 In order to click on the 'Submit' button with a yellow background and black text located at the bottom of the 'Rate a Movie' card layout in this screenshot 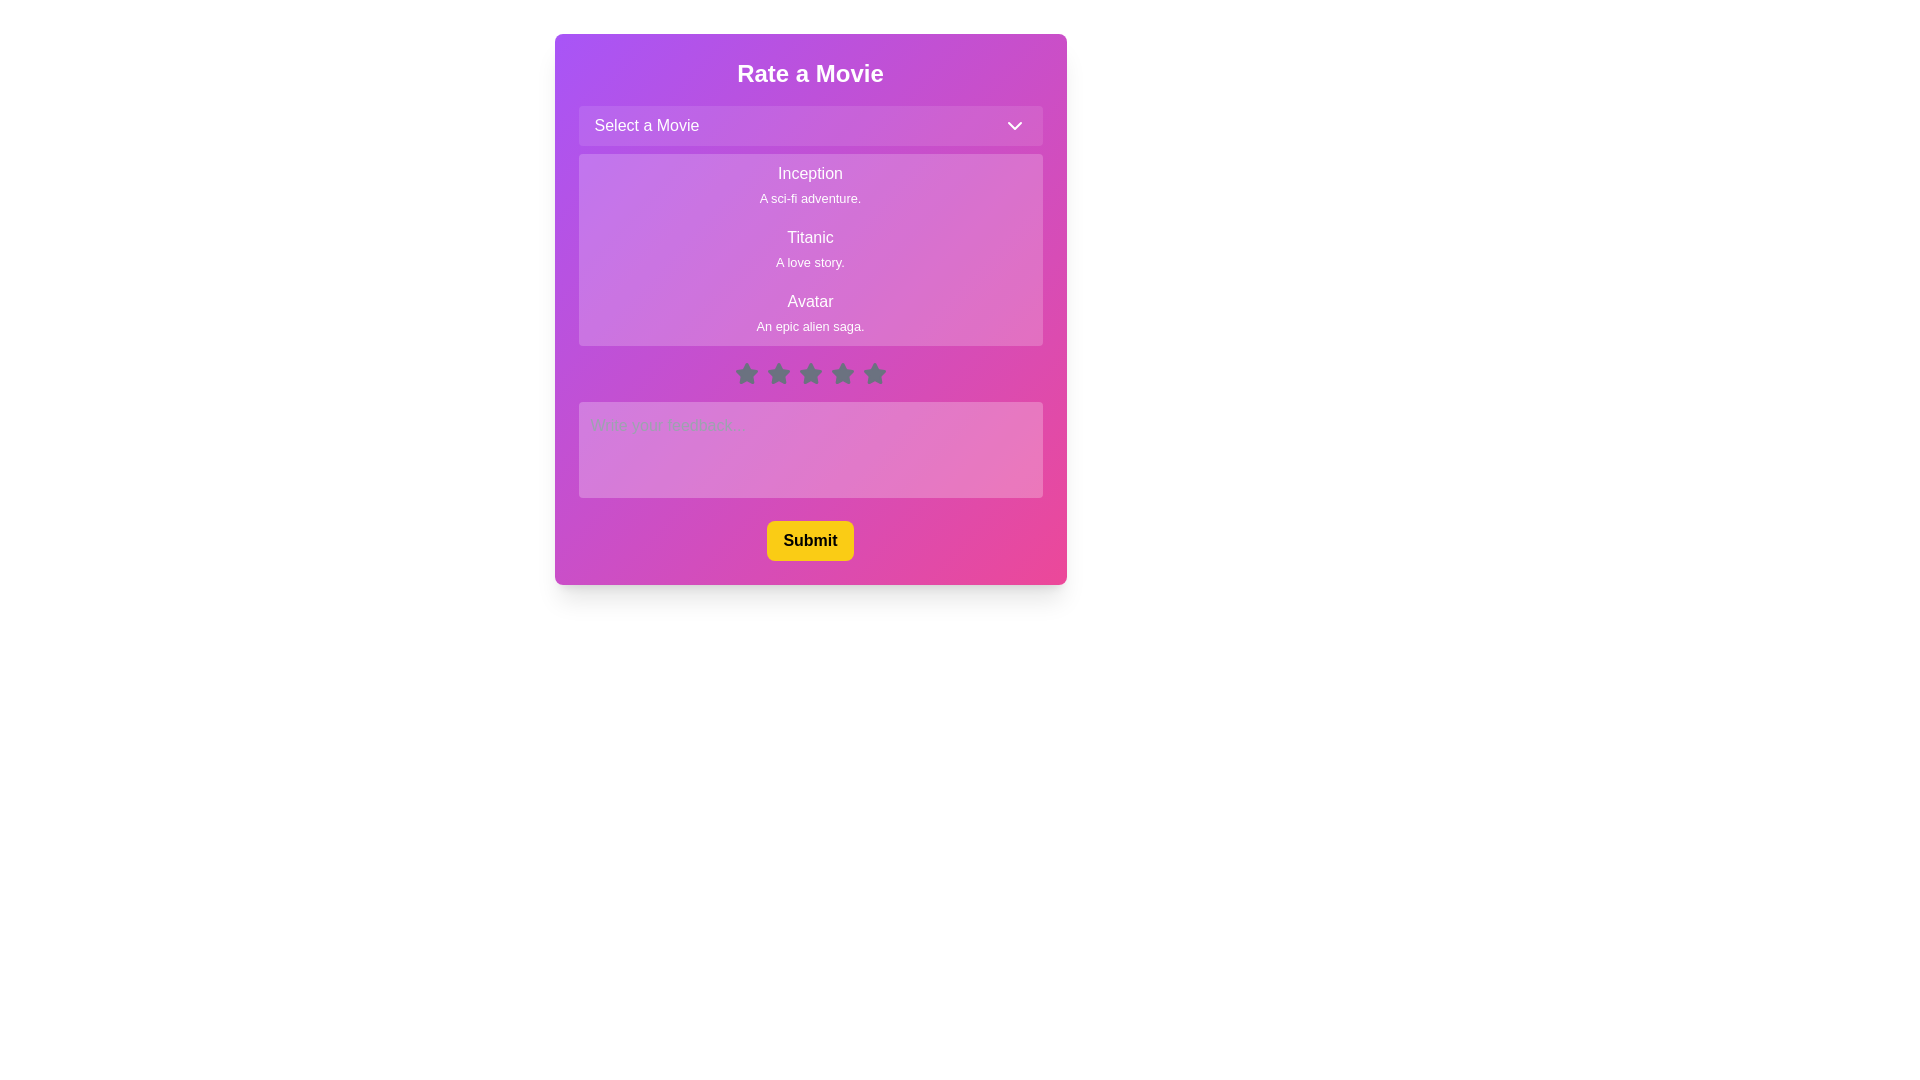, I will do `click(810, 540)`.